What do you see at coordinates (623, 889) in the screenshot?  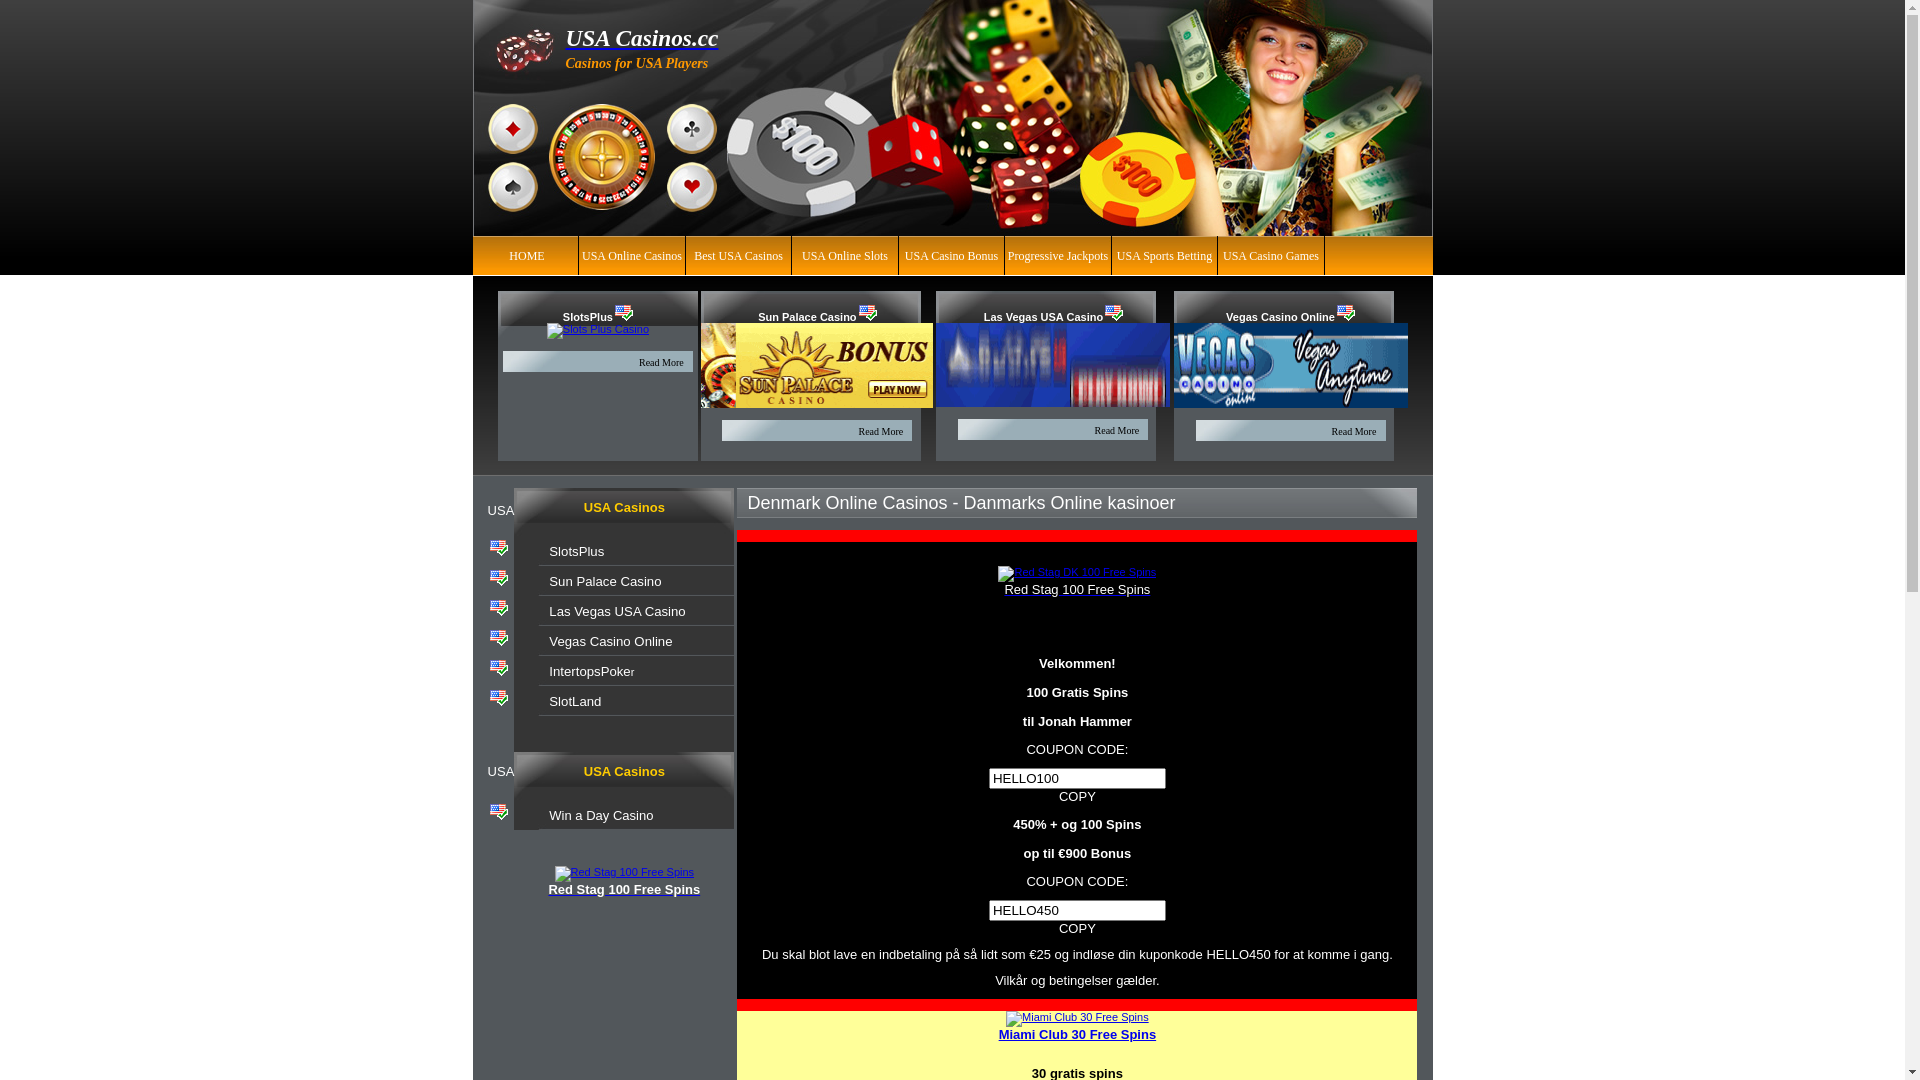 I see `'Red Stag 100 Free Spins'` at bounding box center [623, 889].